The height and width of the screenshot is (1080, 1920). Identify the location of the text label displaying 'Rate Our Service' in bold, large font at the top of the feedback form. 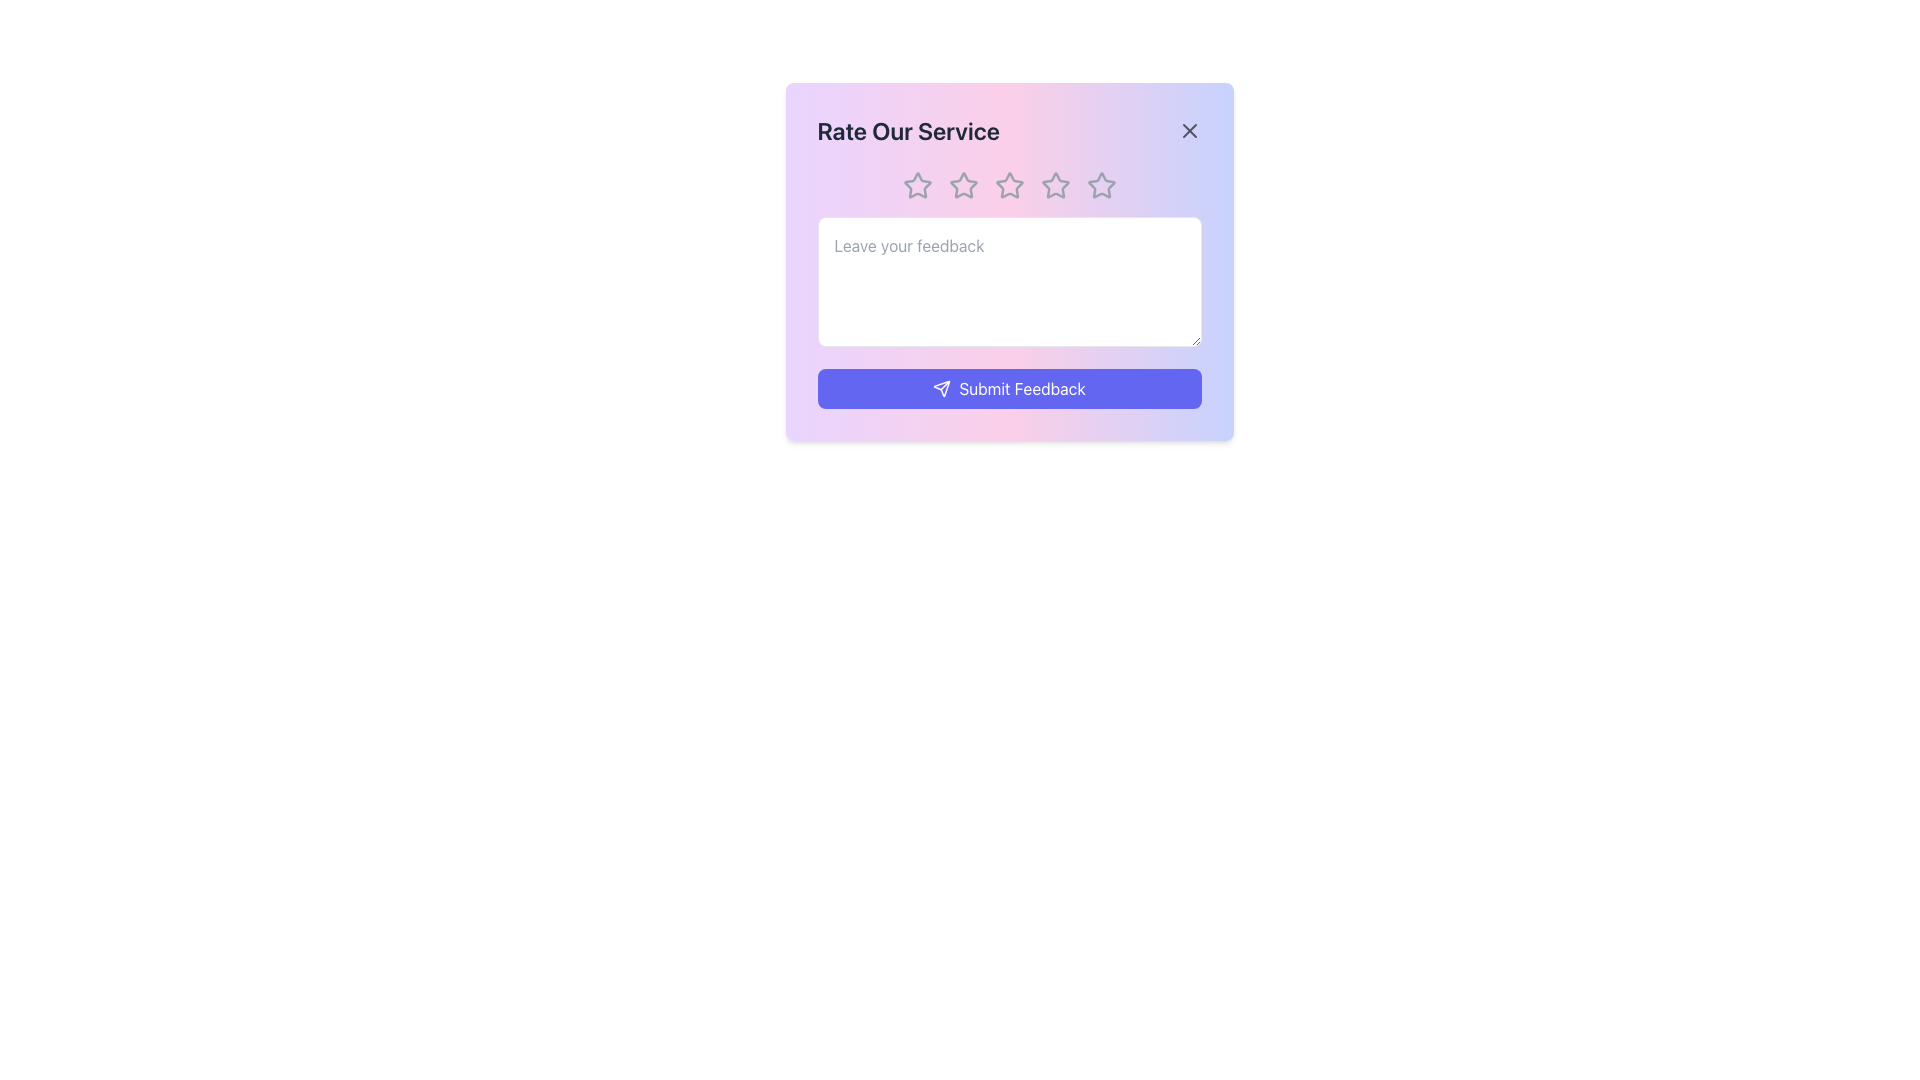
(907, 131).